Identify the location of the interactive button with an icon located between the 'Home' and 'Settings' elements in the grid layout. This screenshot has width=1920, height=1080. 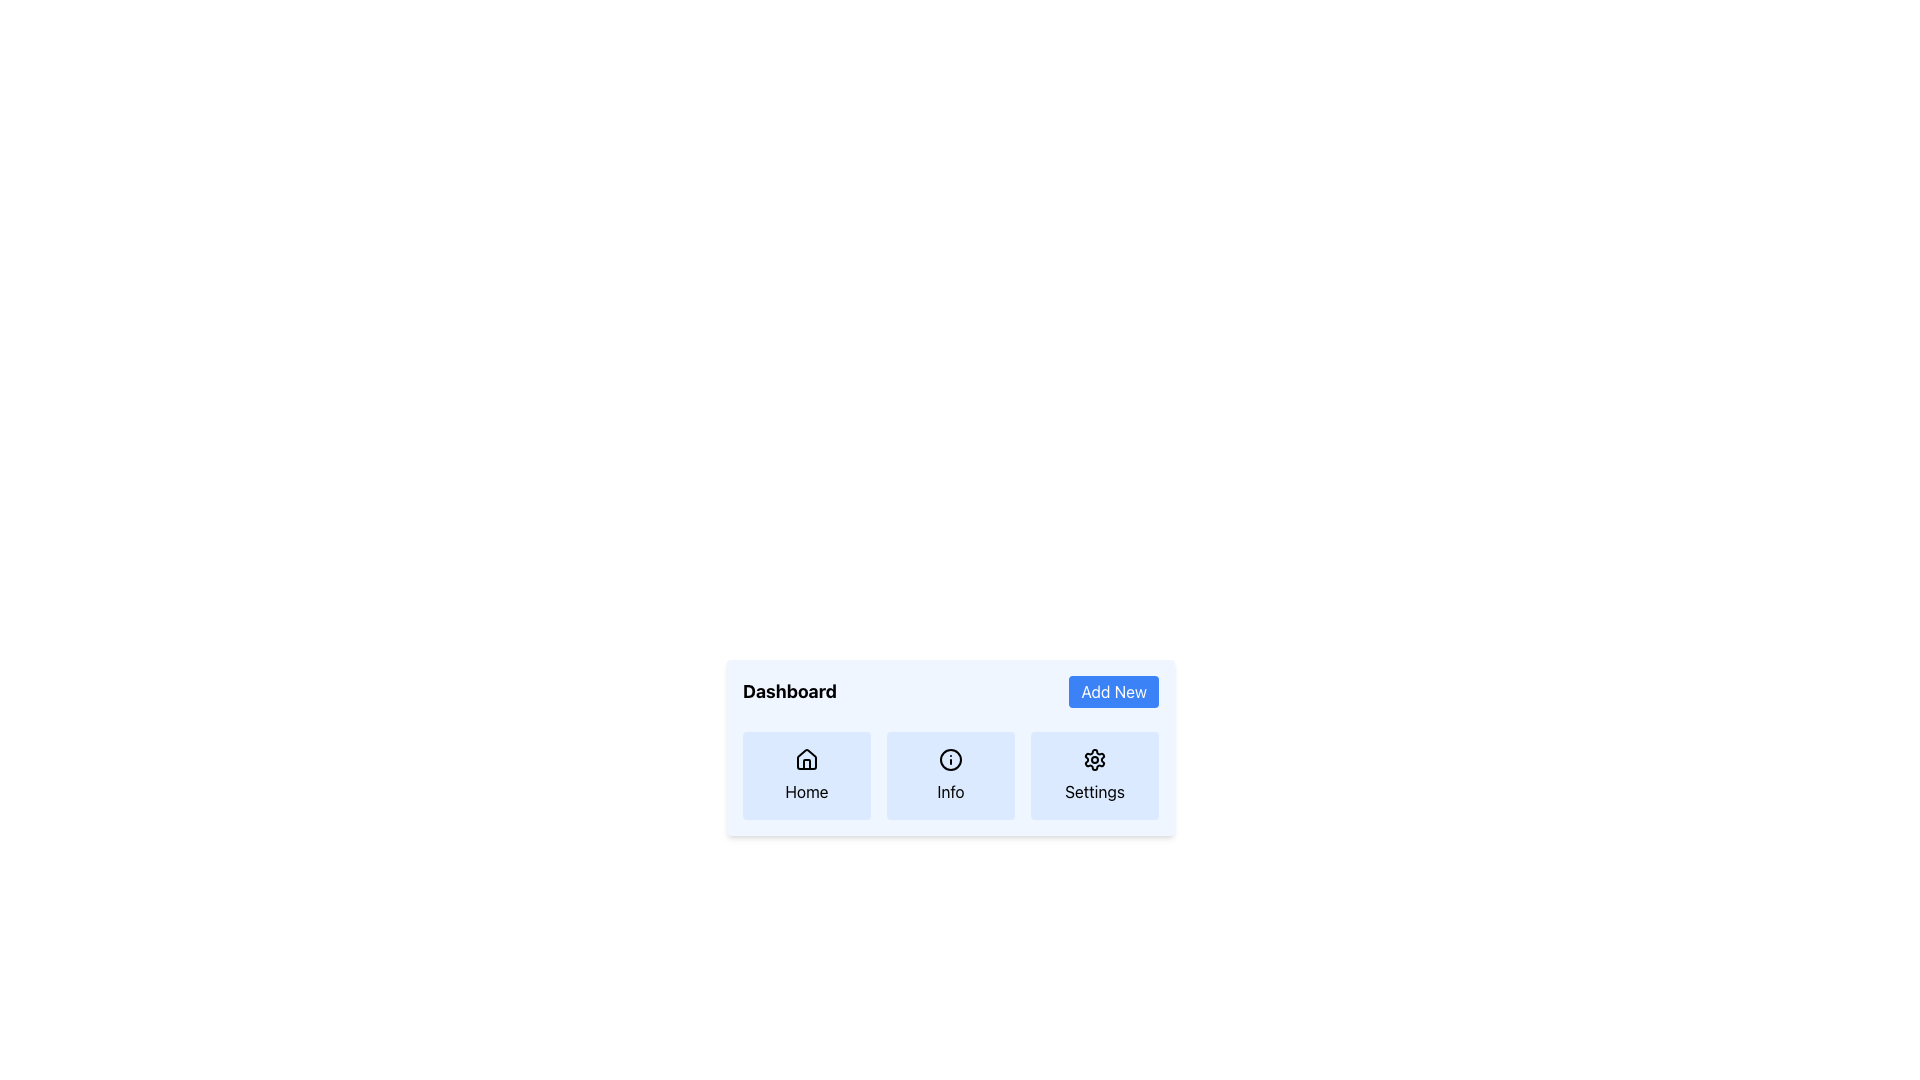
(949, 774).